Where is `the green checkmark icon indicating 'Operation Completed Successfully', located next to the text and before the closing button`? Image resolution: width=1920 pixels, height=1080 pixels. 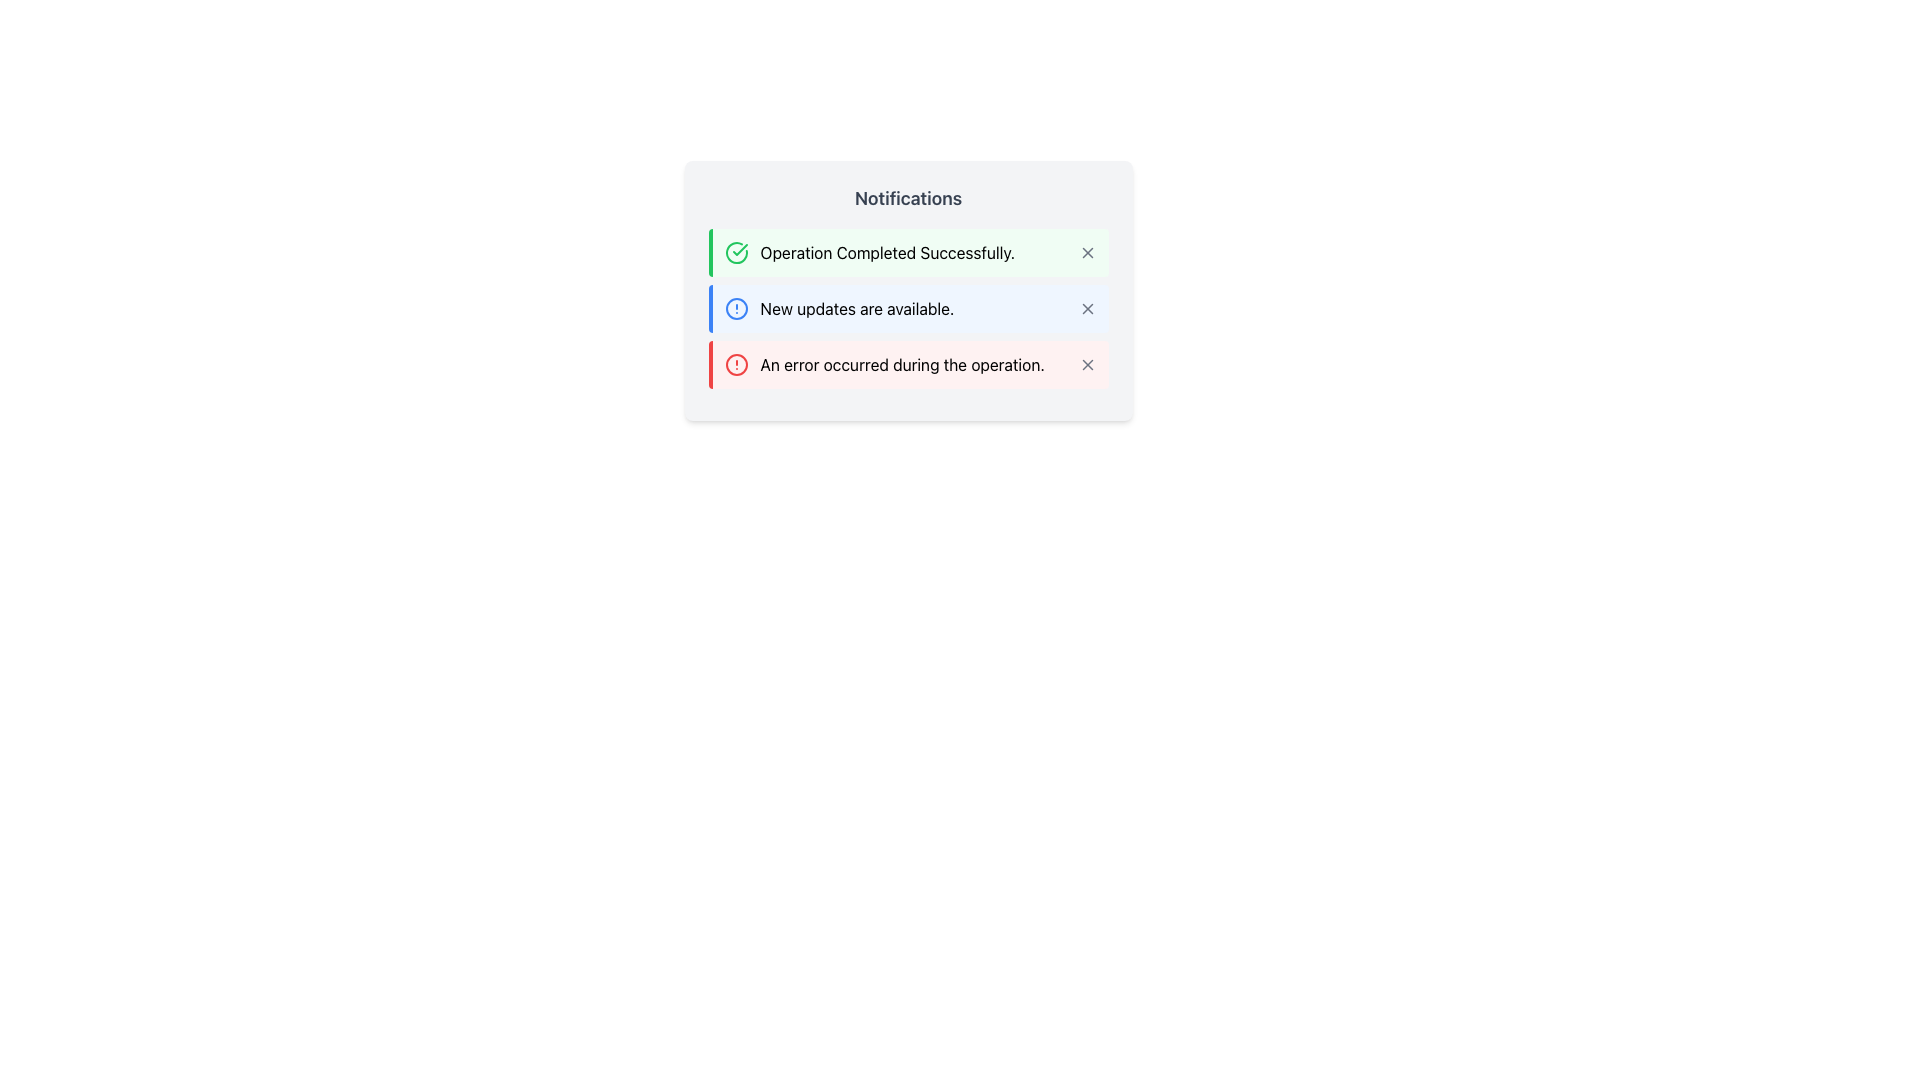 the green checkmark icon indicating 'Operation Completed Successfully', located next to the text and before the closing button is located at coordinates (738, 249).